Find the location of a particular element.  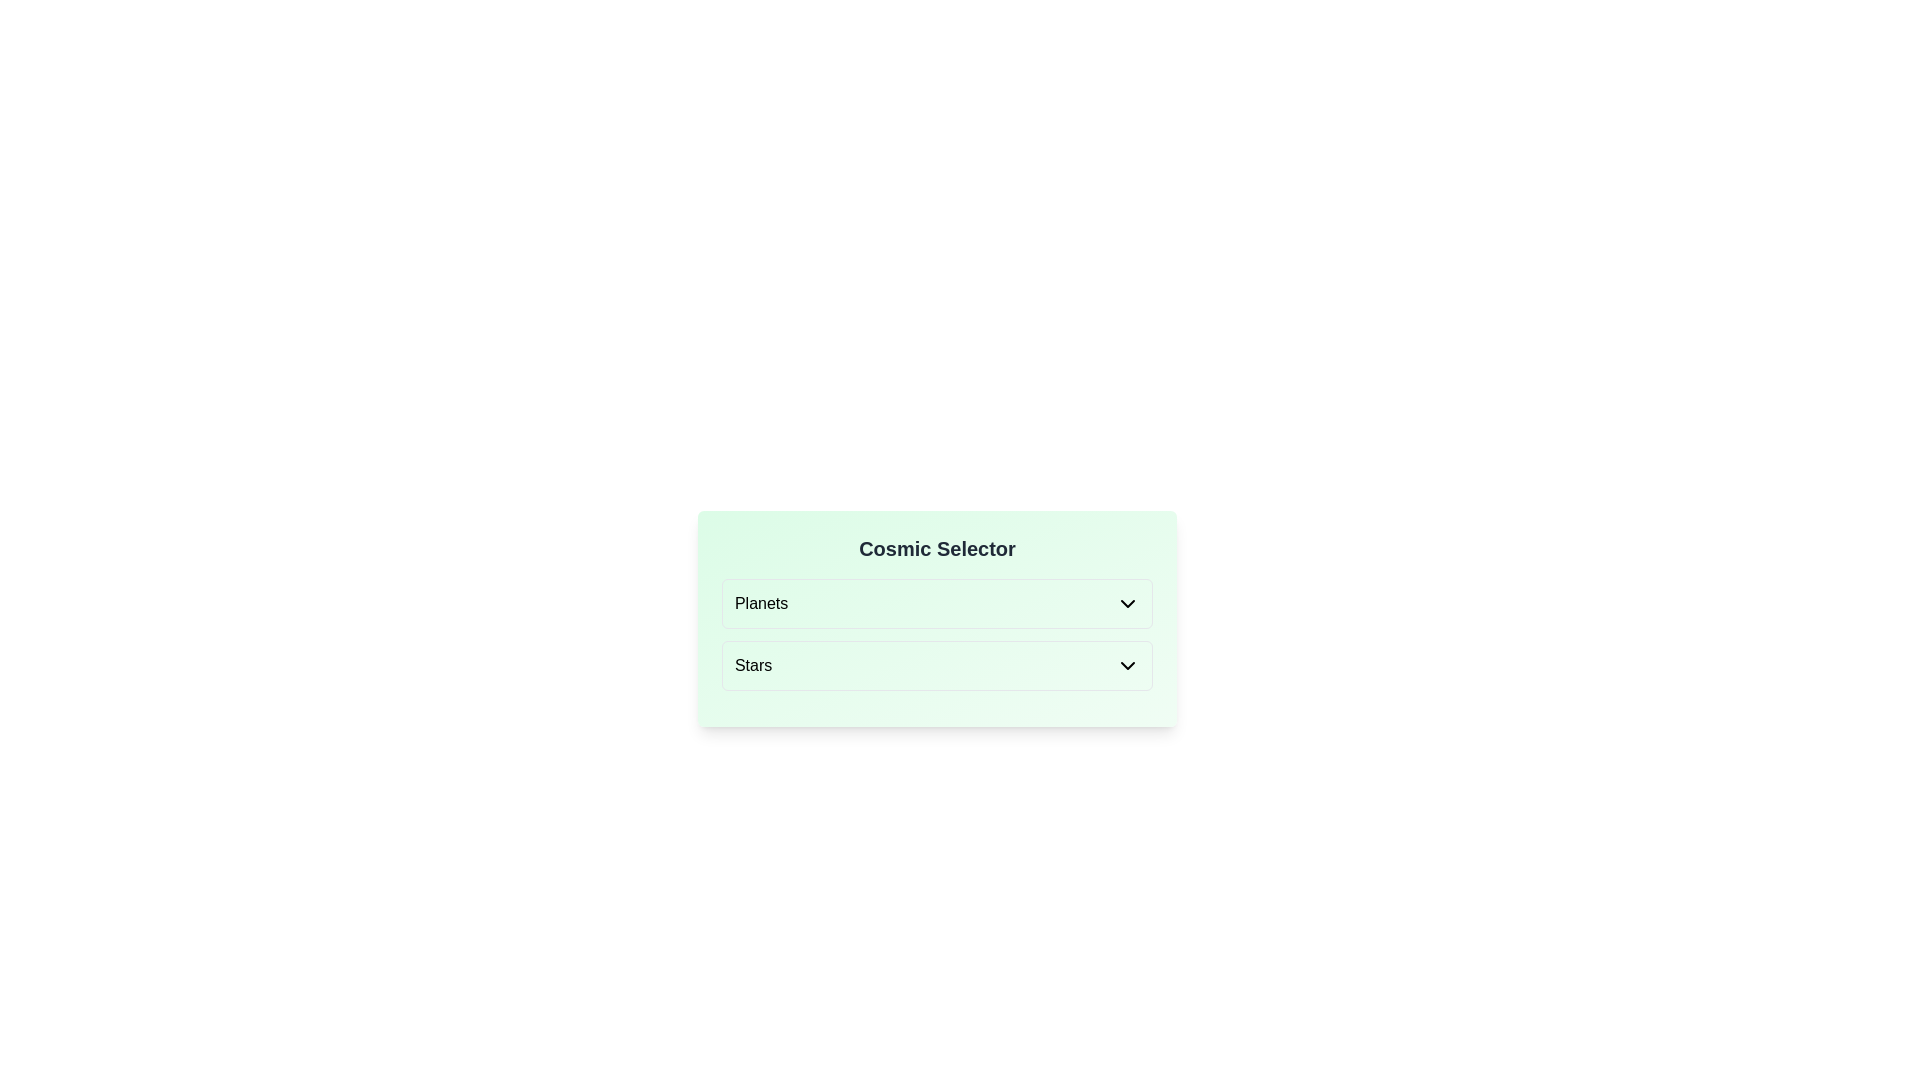

the downward-pointing chevron icon located to the right of the 'Stars' label is located at coordinates (1128, 666).